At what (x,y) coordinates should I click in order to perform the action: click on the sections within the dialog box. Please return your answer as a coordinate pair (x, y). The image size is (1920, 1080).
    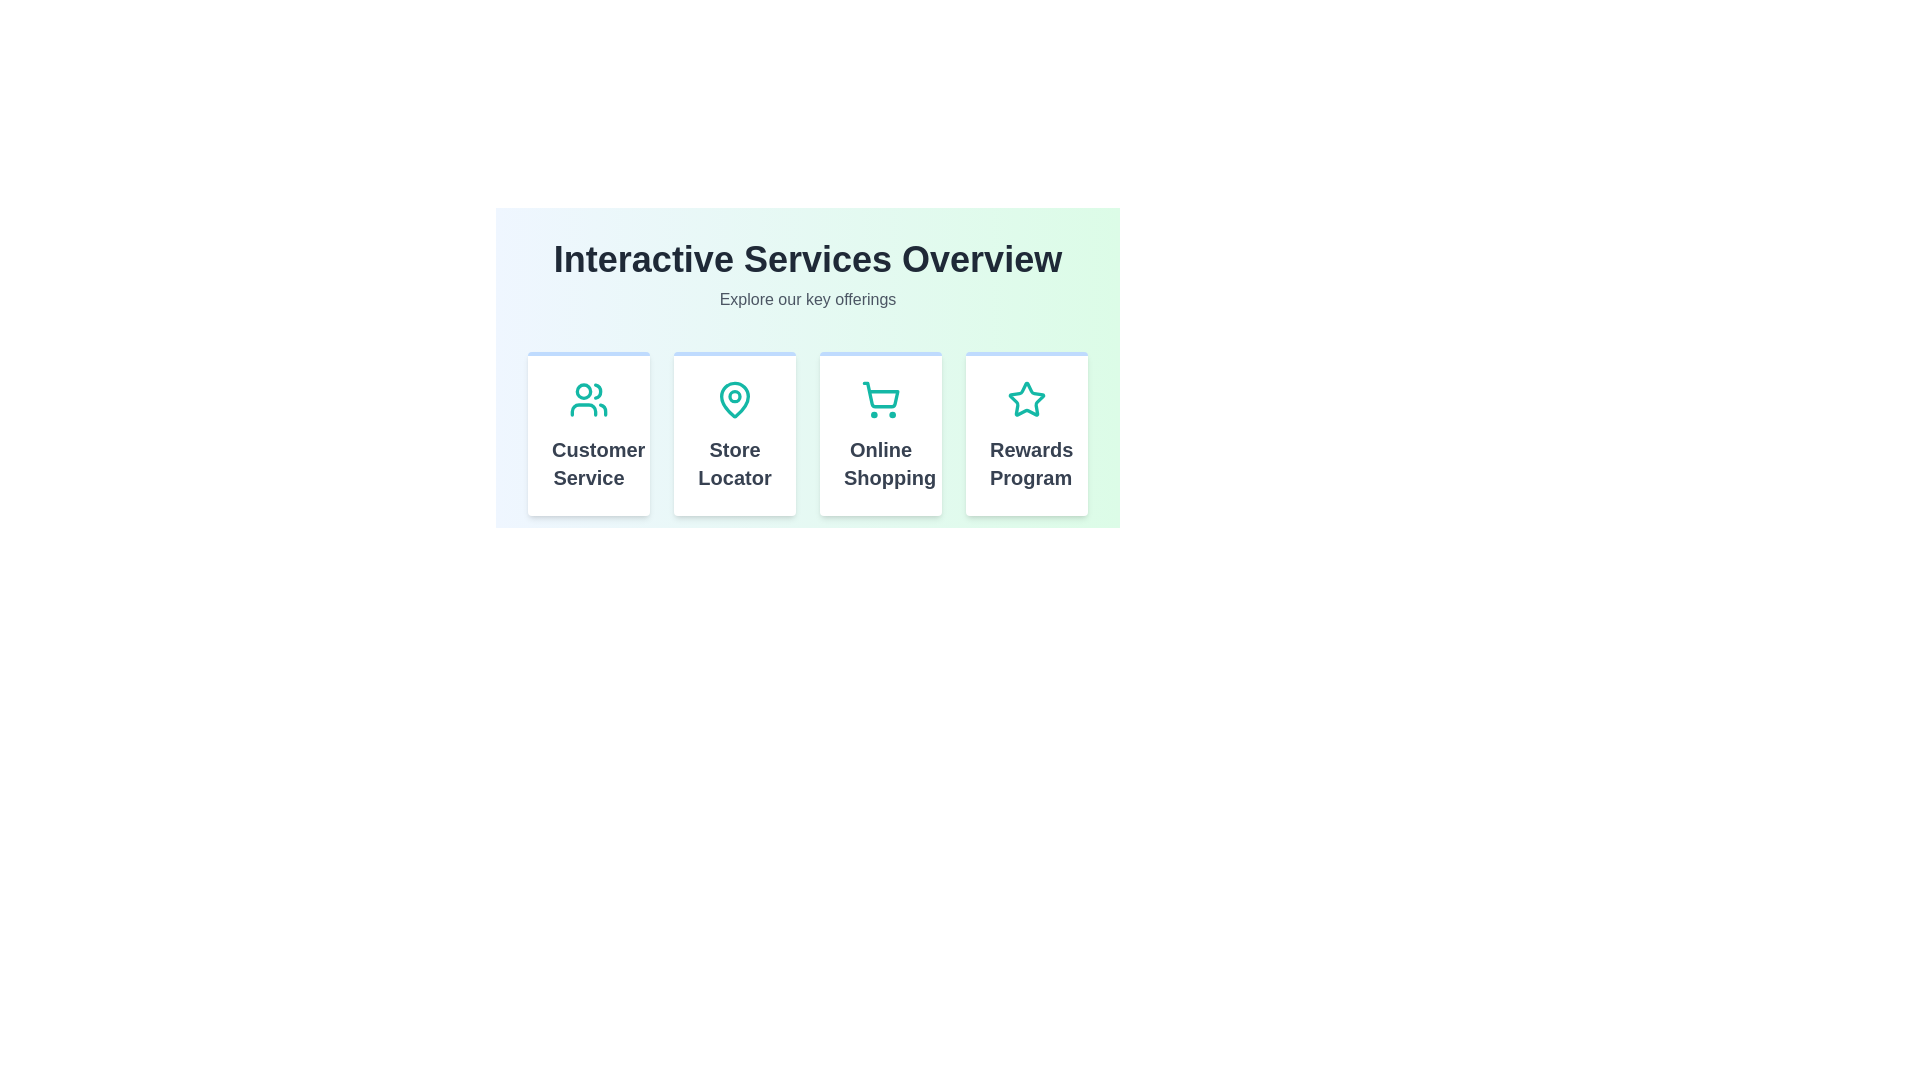
    Looking at the image, I should click on (807, 354).